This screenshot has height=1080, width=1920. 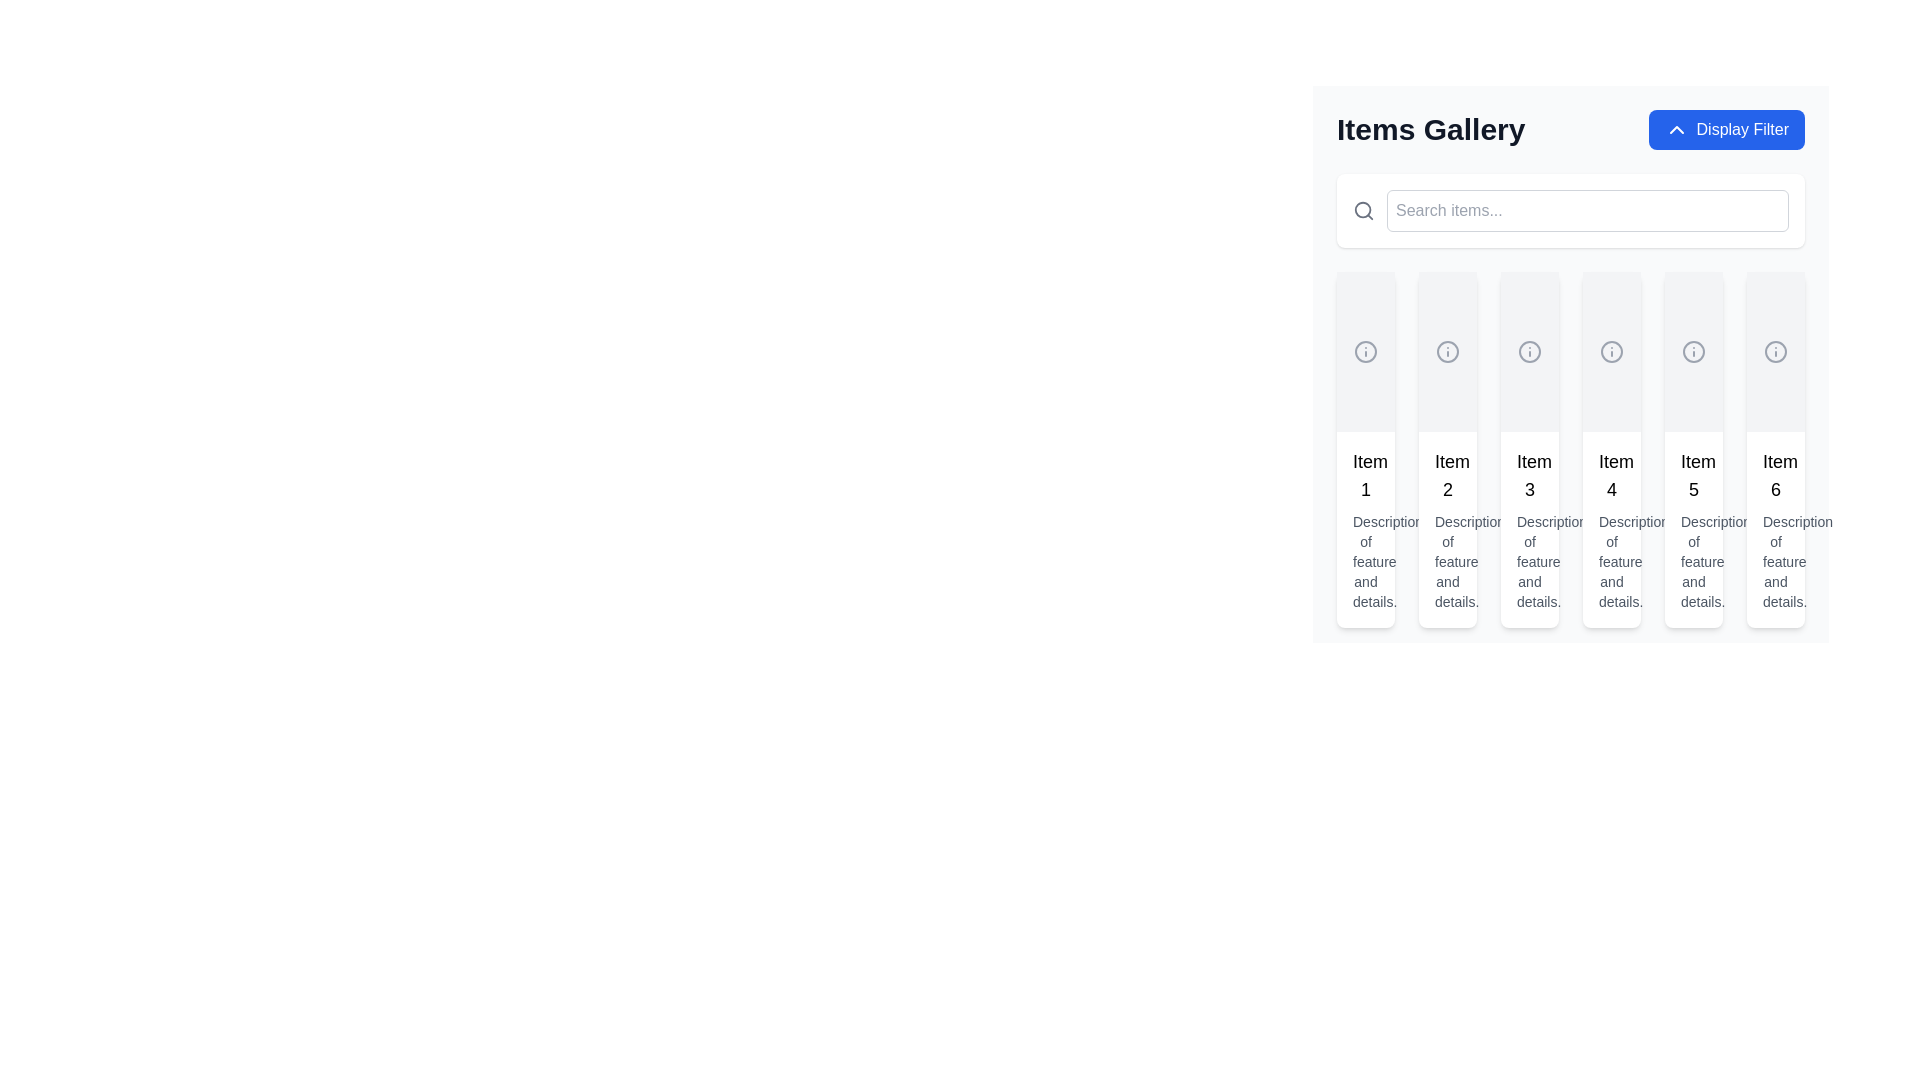 I want to click on the text label 'Item 3', which is styled in a larger, bold font and positioned at the top of its card element, so click(x=1529, y=475).